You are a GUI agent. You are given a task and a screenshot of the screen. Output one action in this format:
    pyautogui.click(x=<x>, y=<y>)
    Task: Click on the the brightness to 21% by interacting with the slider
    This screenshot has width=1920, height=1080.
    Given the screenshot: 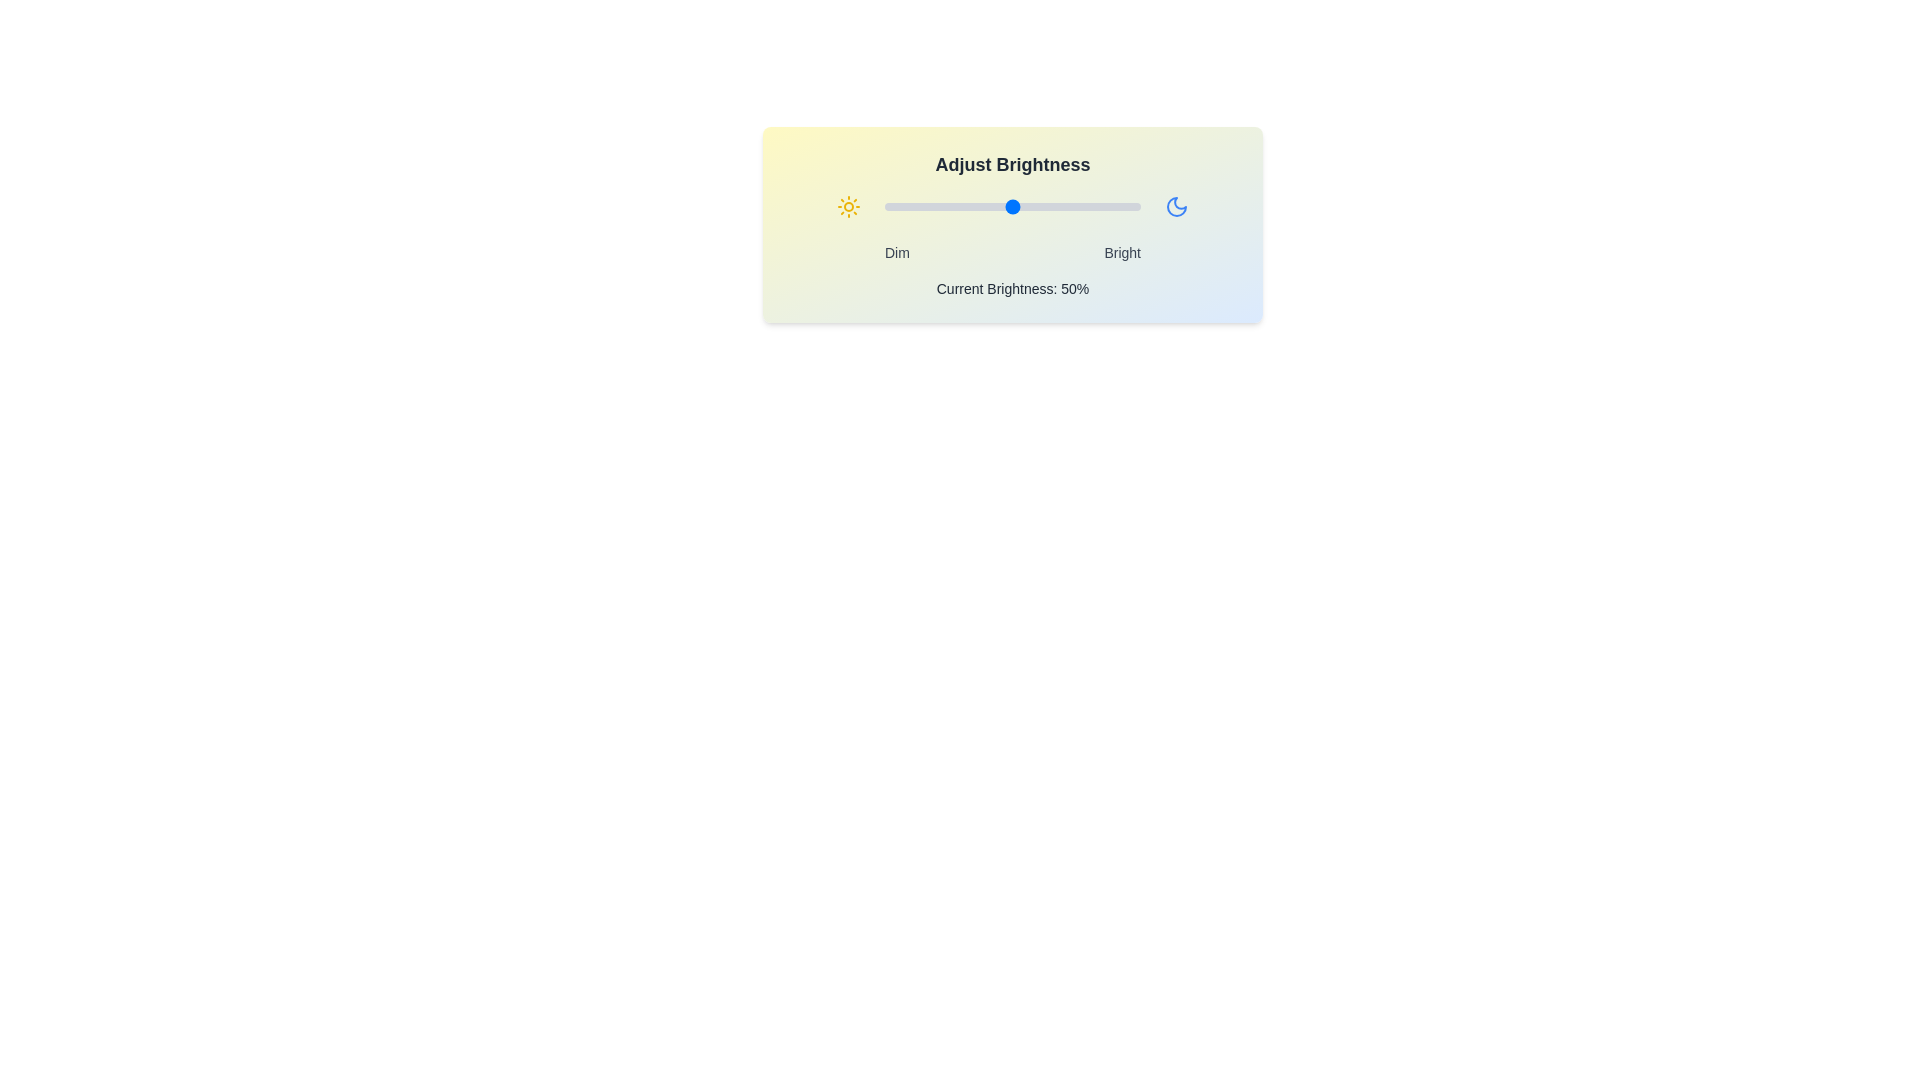 What is the action you would take?
    pyautogui.click(x=937, y=207)
    